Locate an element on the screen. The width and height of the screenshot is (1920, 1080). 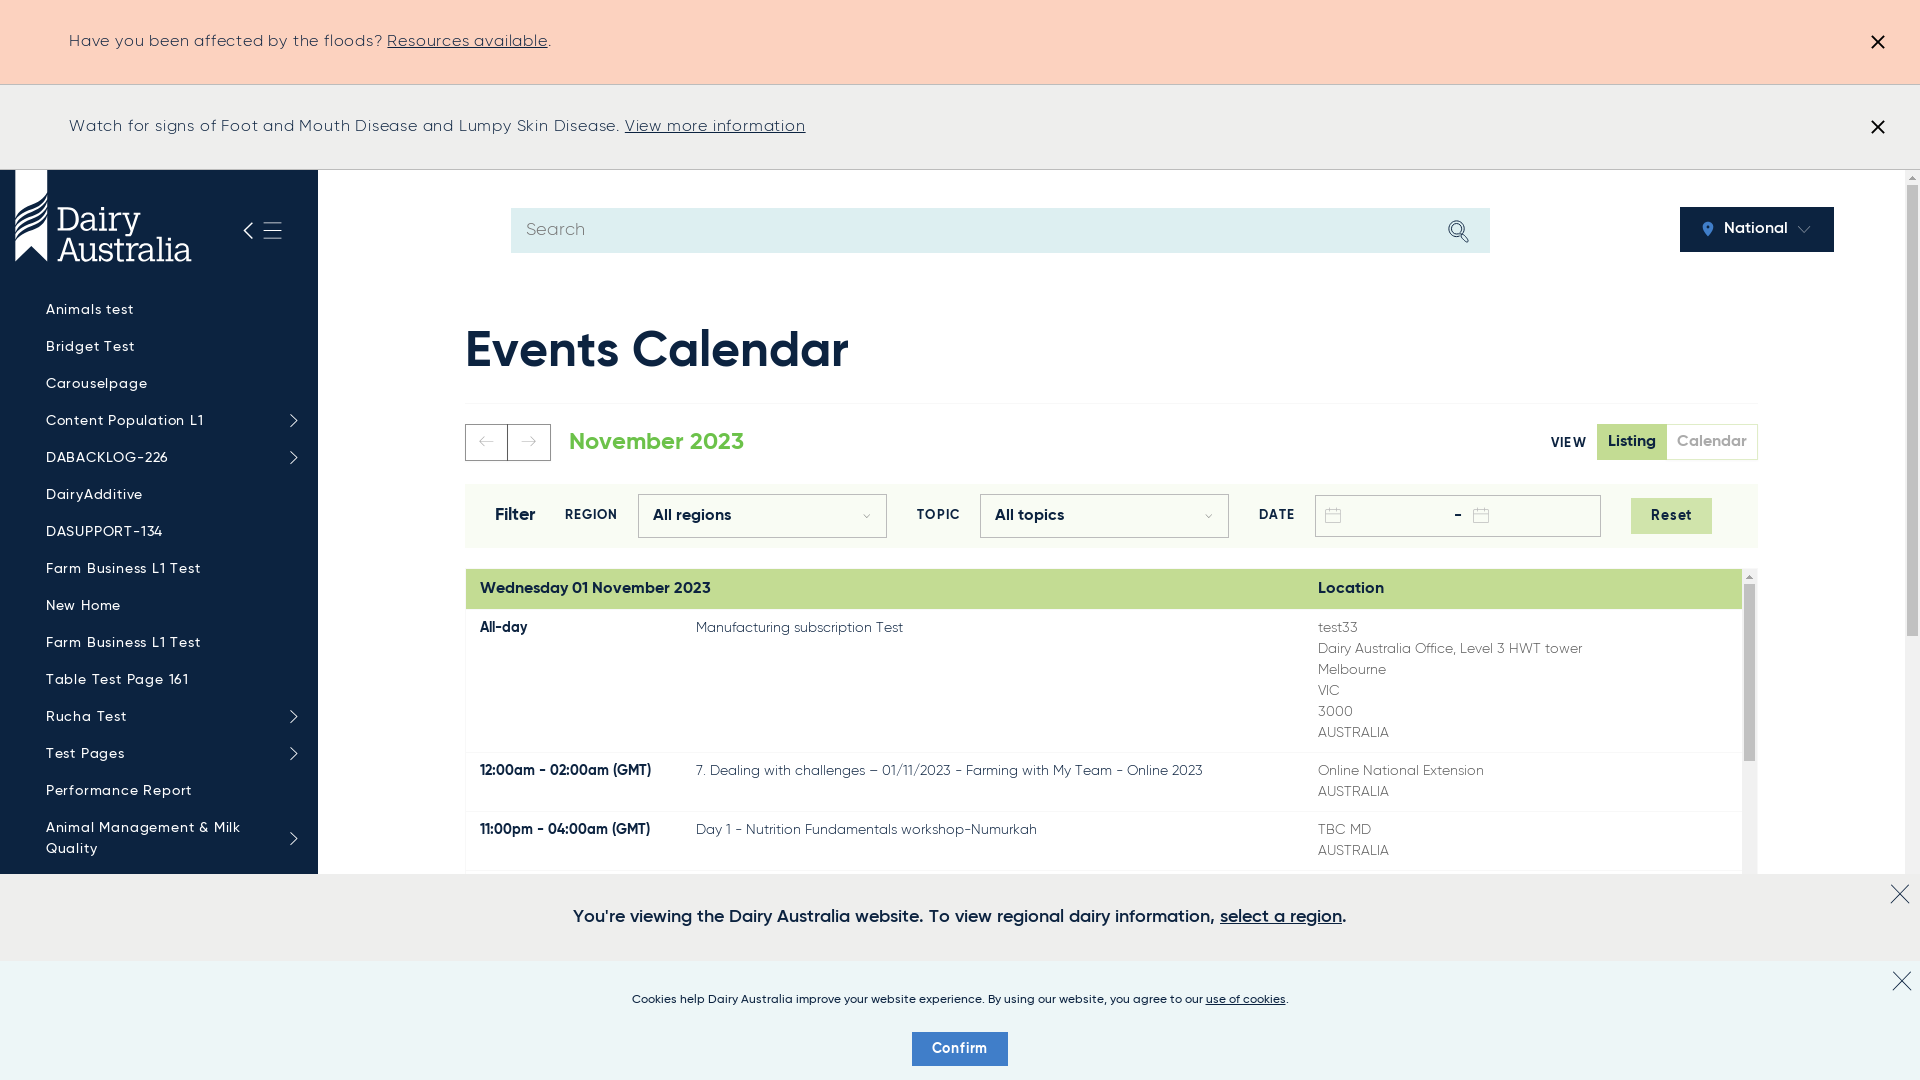
'Rucha Test' is located at coordinates (167, 716).